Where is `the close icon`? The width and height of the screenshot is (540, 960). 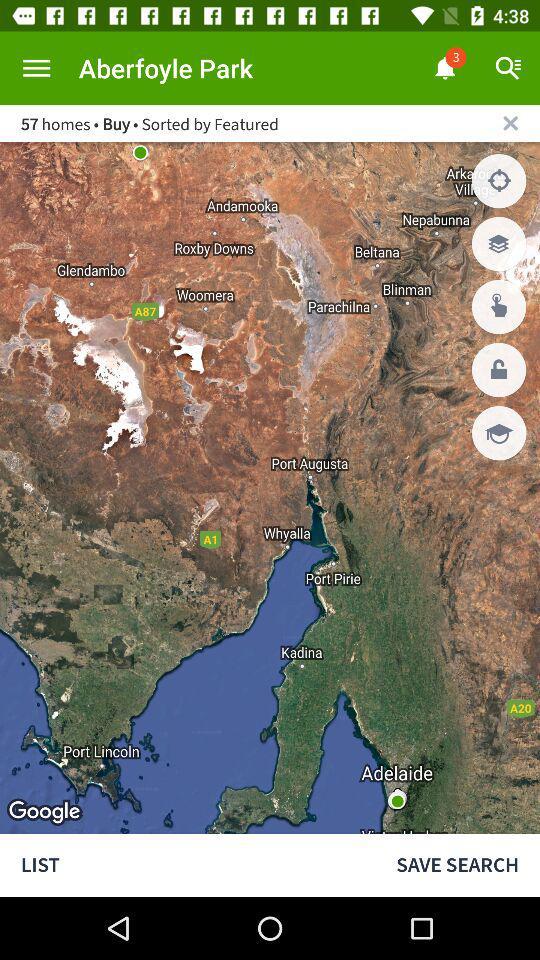 the close icon is located at coordinates (510, 122).